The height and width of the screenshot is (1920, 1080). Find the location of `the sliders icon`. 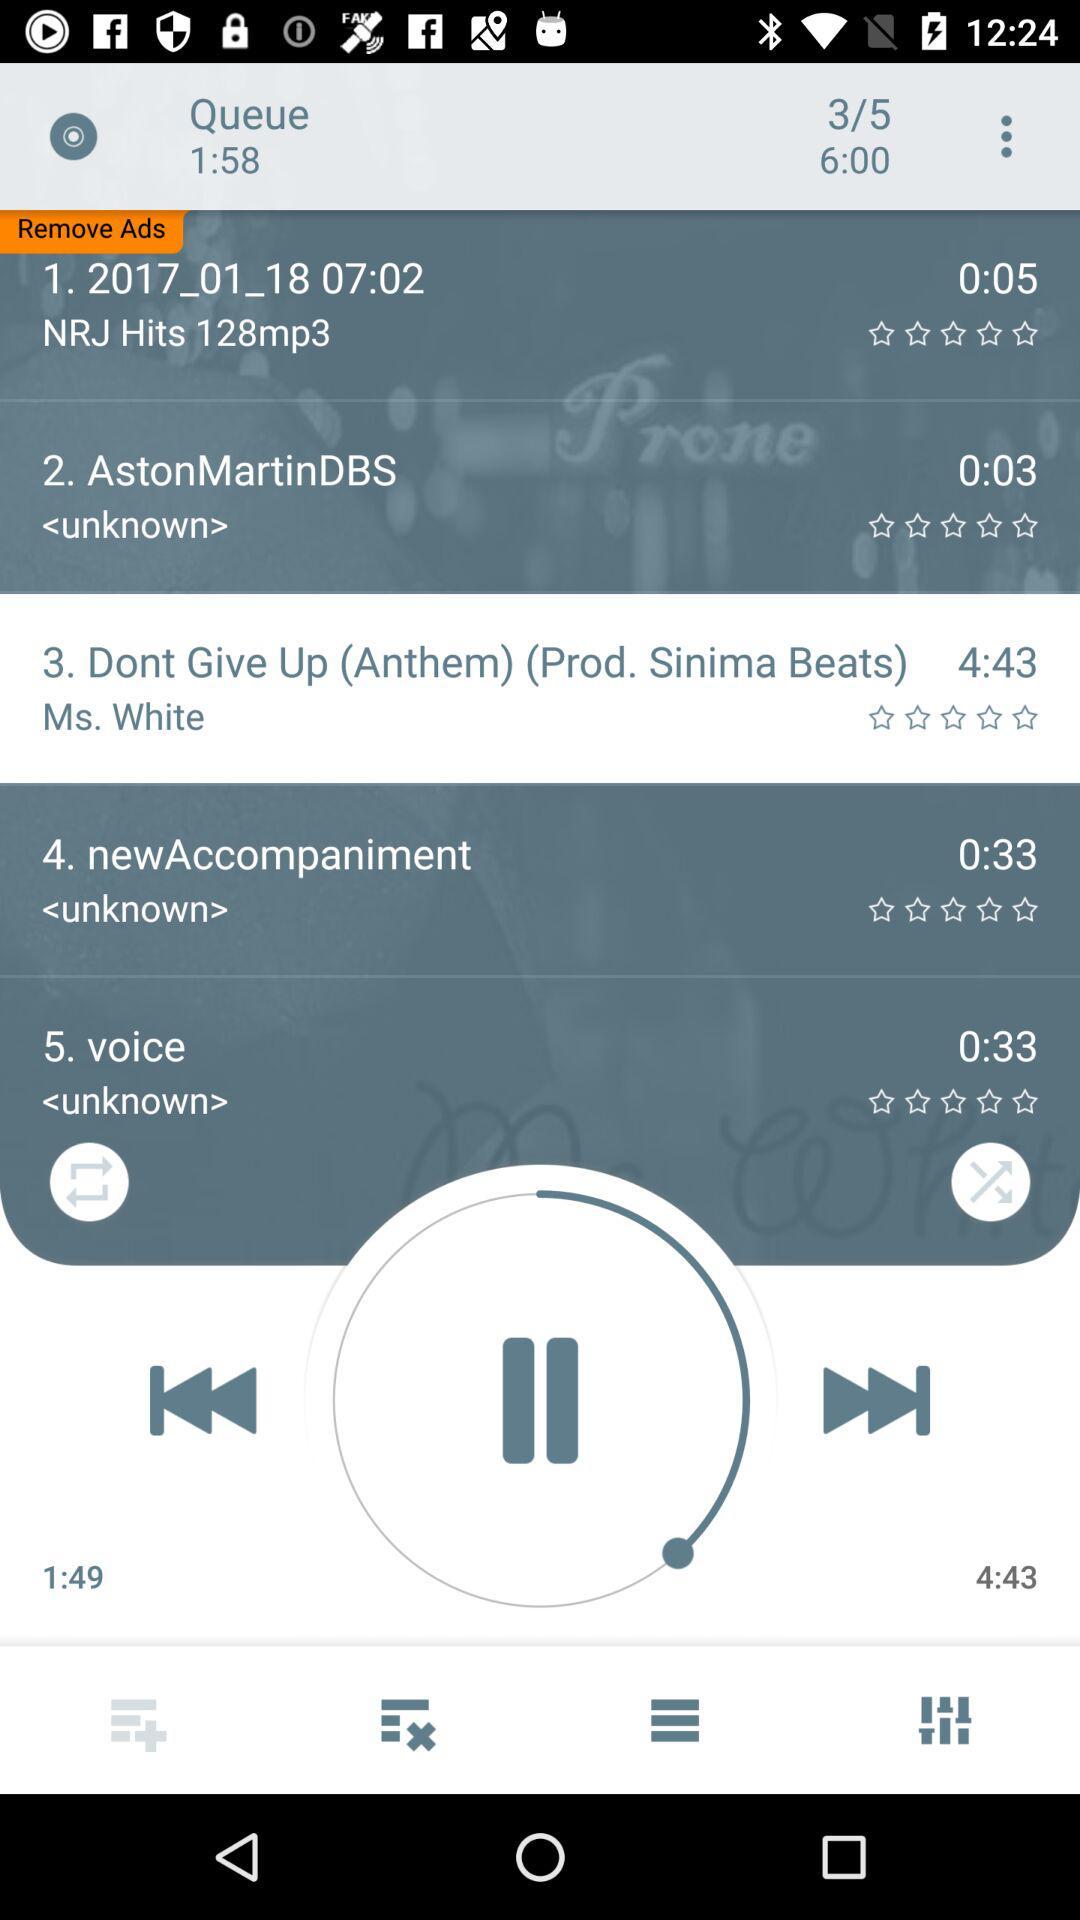

the sliders icon is located at coordinates (945, 1719).